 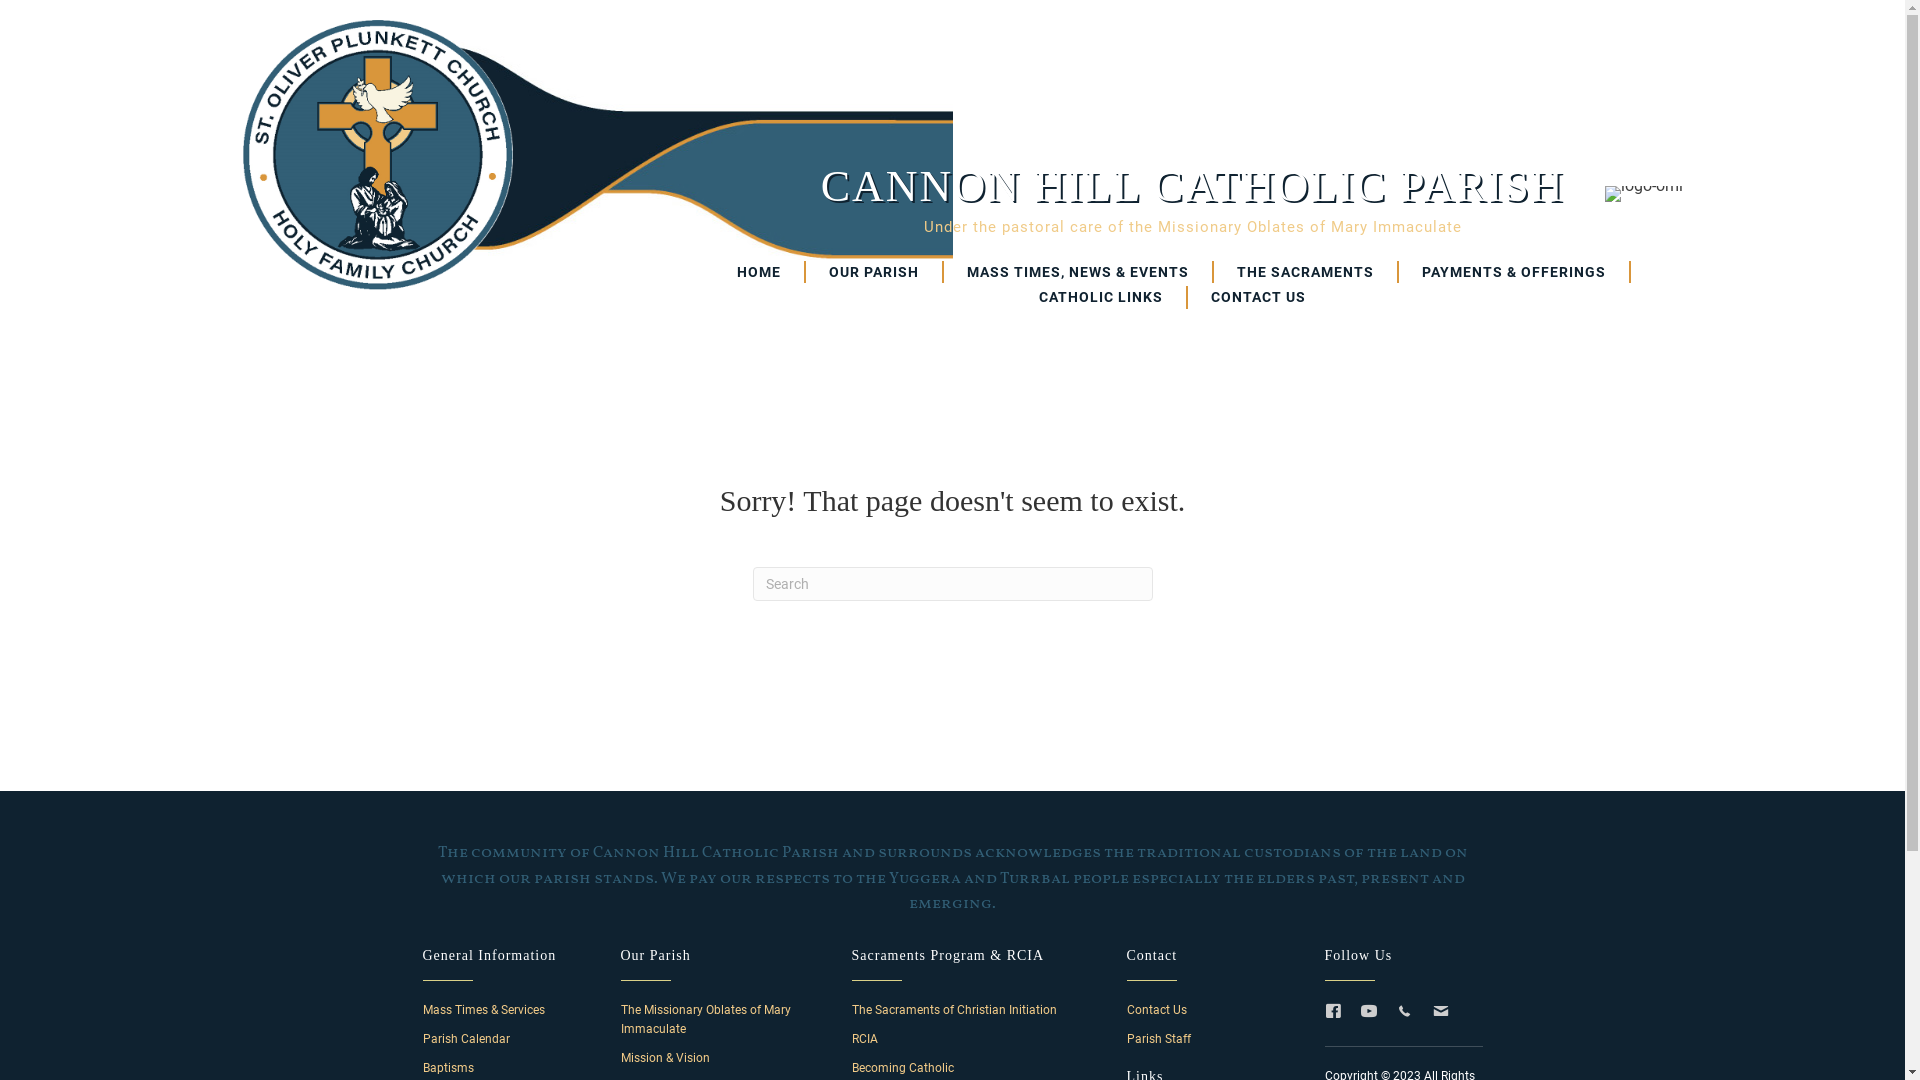 What do you see at coordinates (421, 1067) in the screenshot?
I see `'Baptisms'` at bounding box center [421, 1067].